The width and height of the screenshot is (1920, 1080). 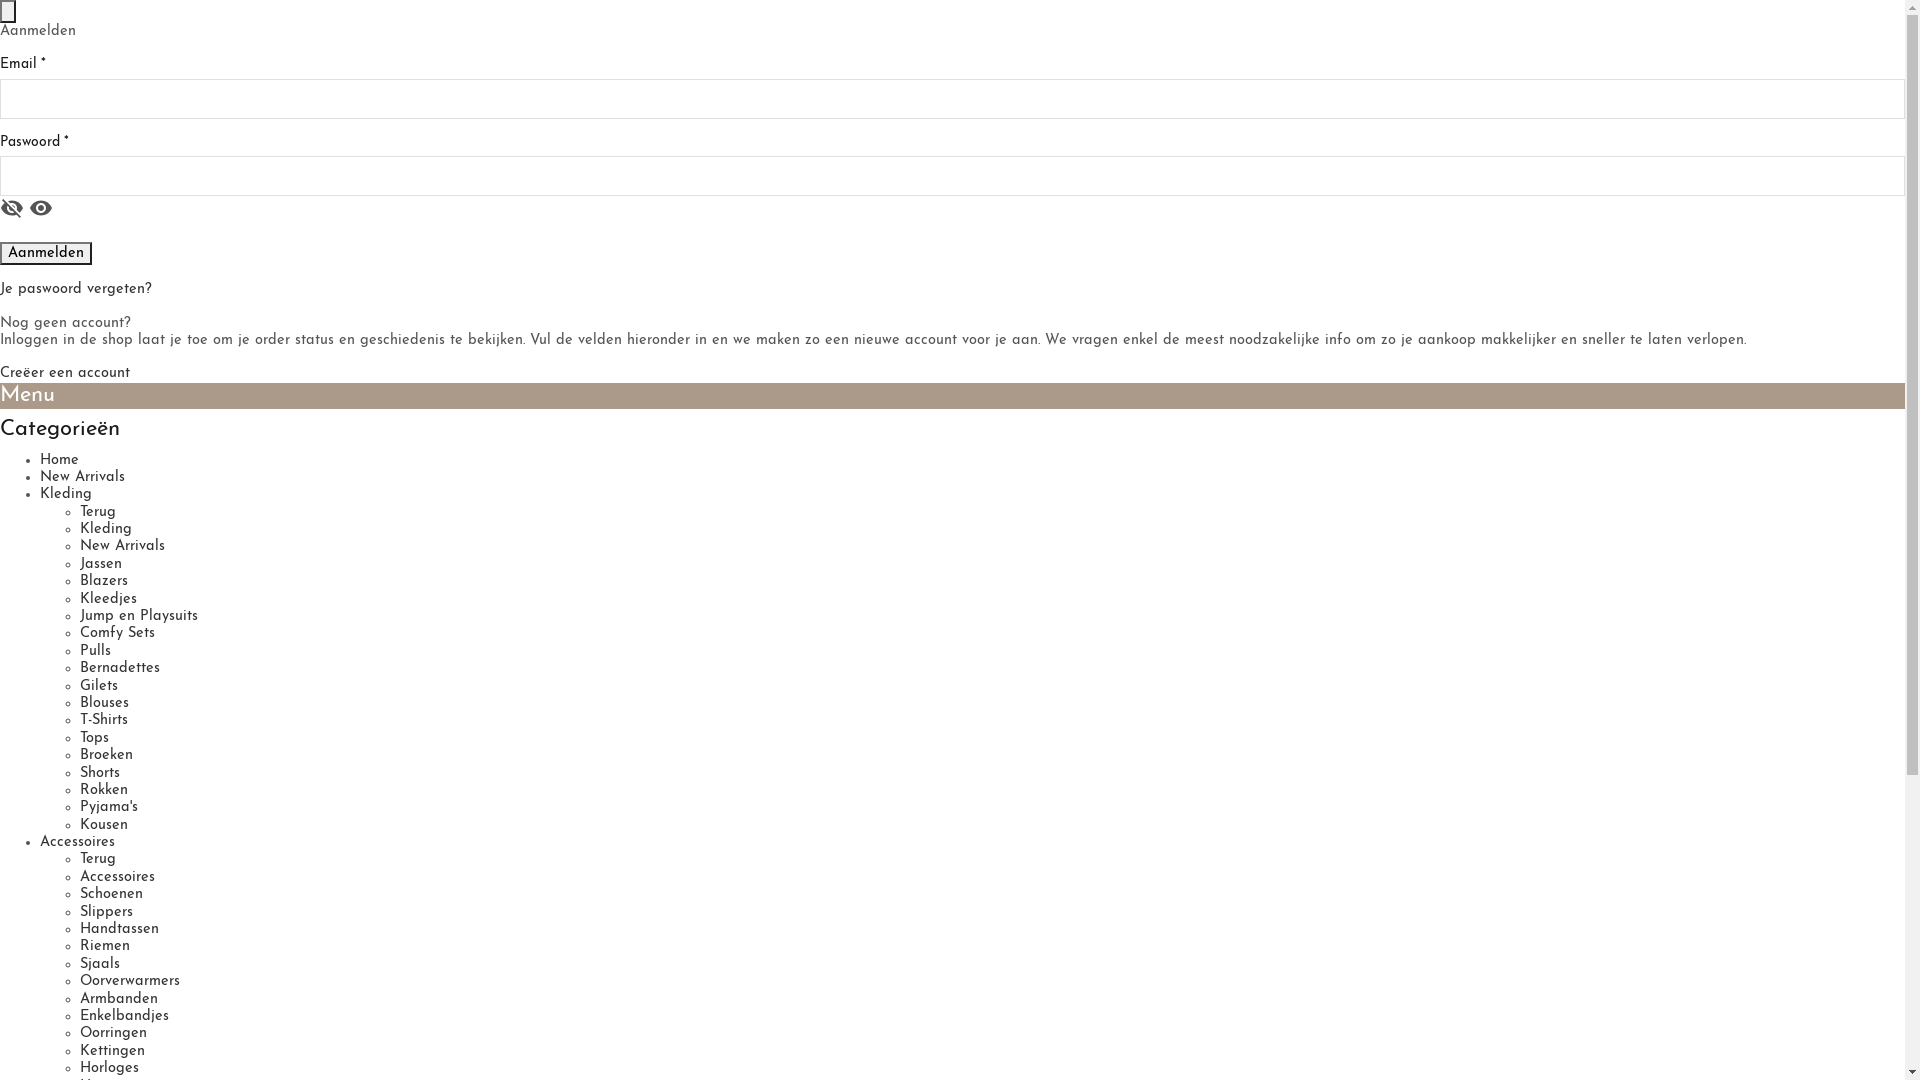 I want to click on 'Pyjama's', so click(x=108, y=806).